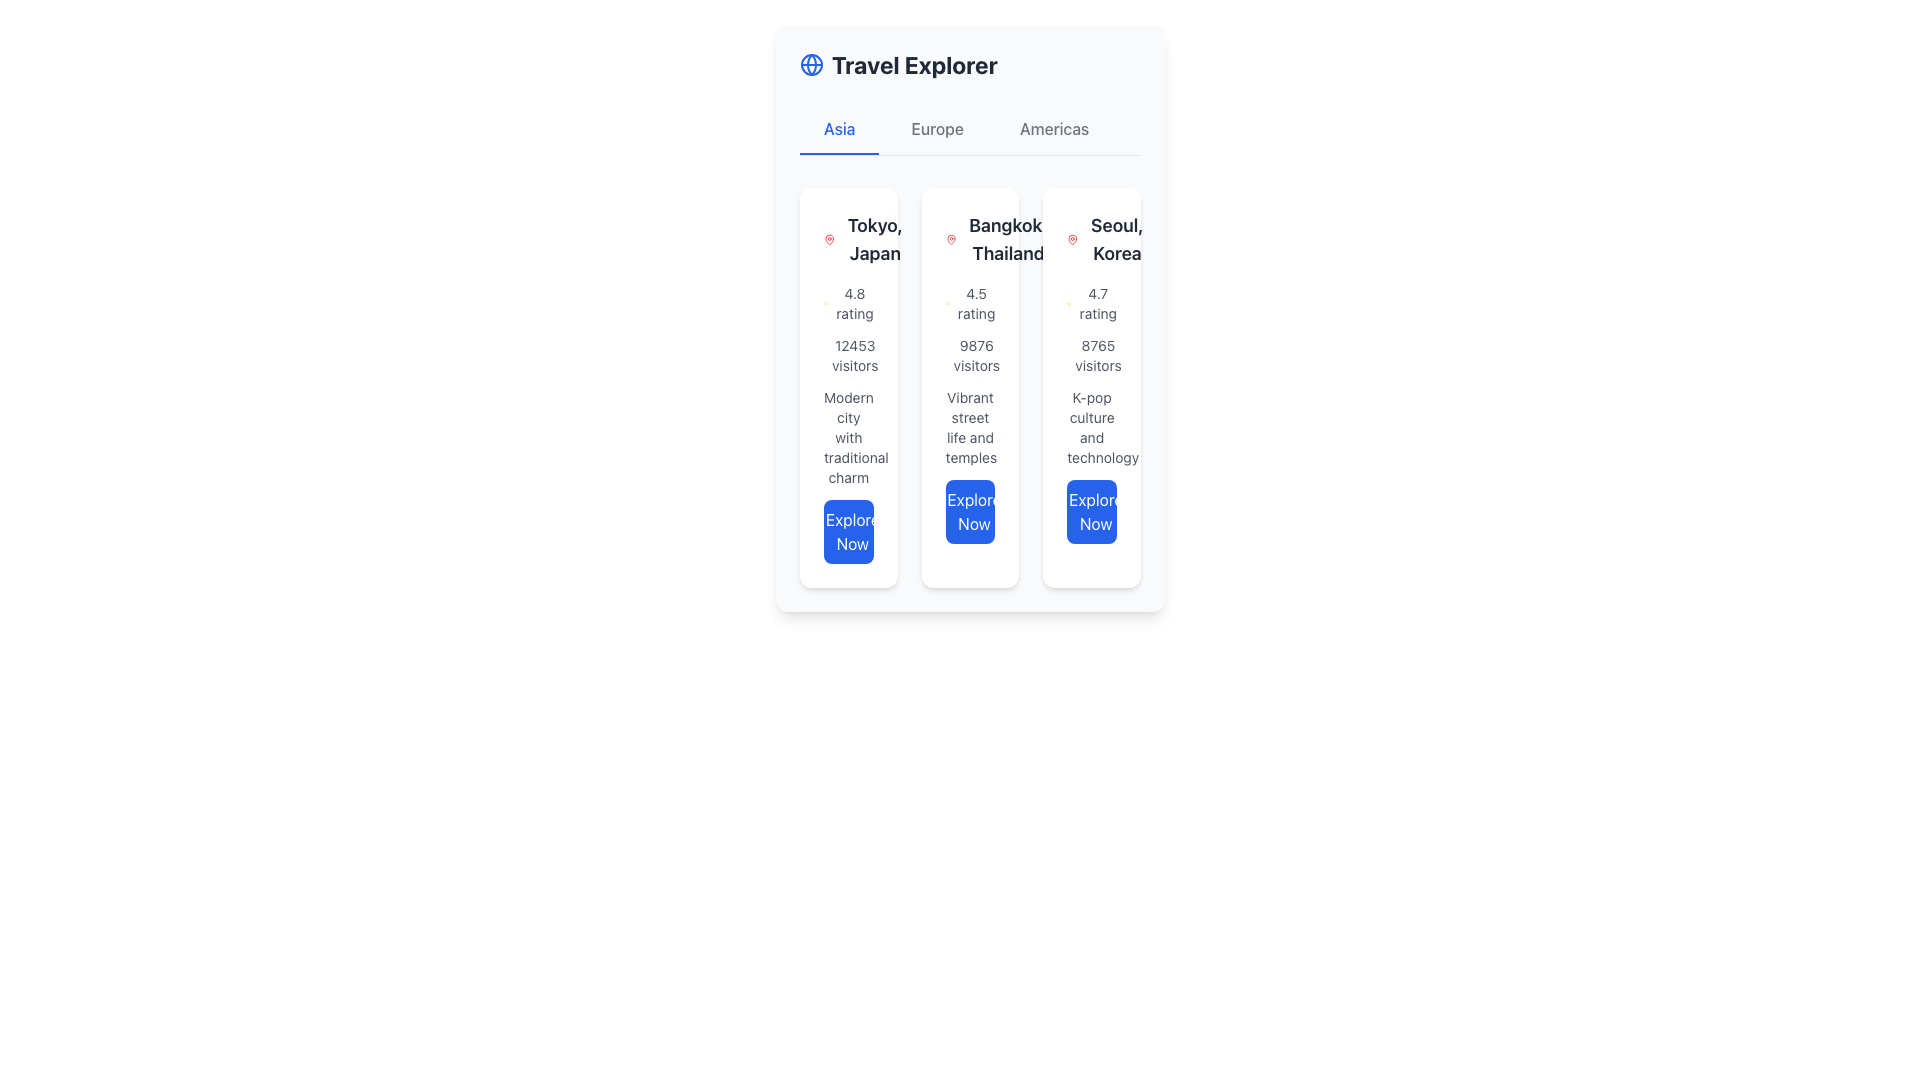  I want to click on text 'Bangkok, Thailand' displayed in bold black font, which is located in the center card of a group of three cards under the section titled 'Asia', so click(998, 238).